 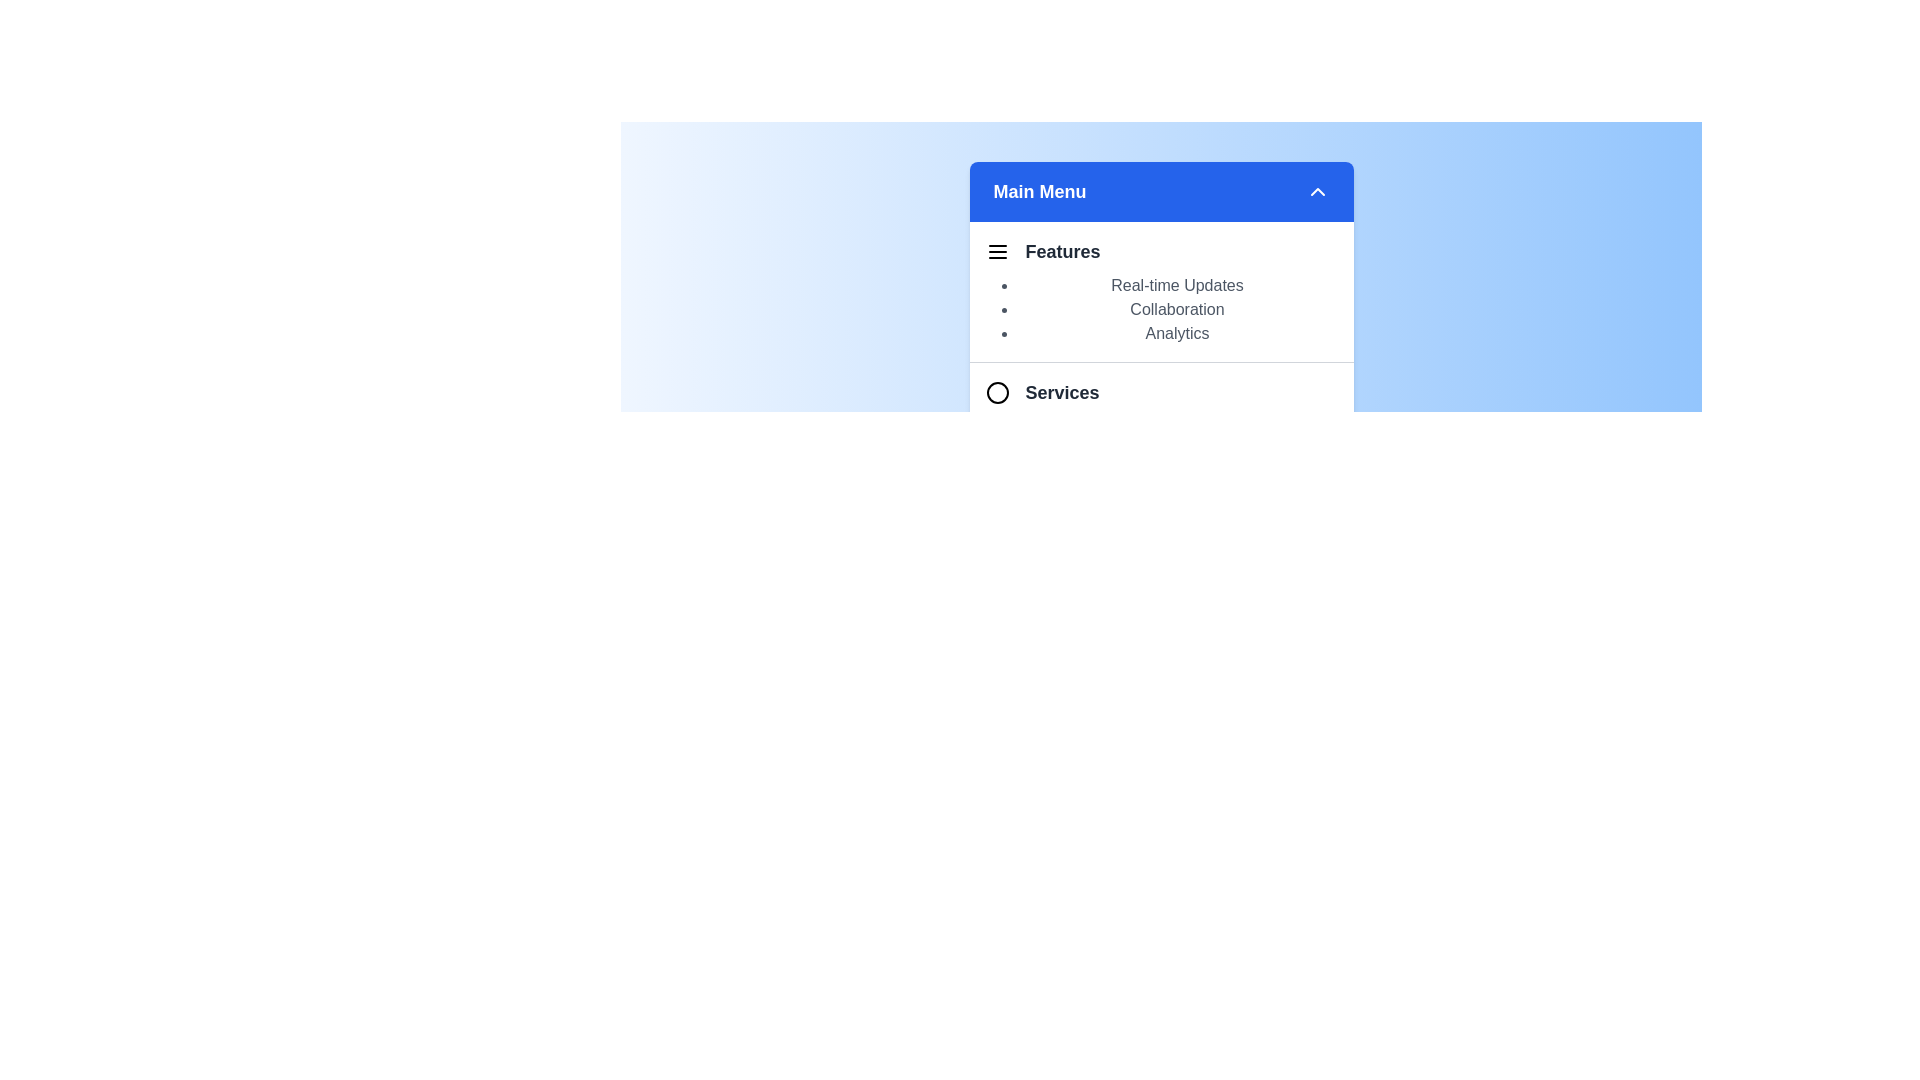 What do you see at coordinates (1161, 254) in the screenshot?
I see `the section header Features to toggle its visibility` at bounding box center [1161, 254].